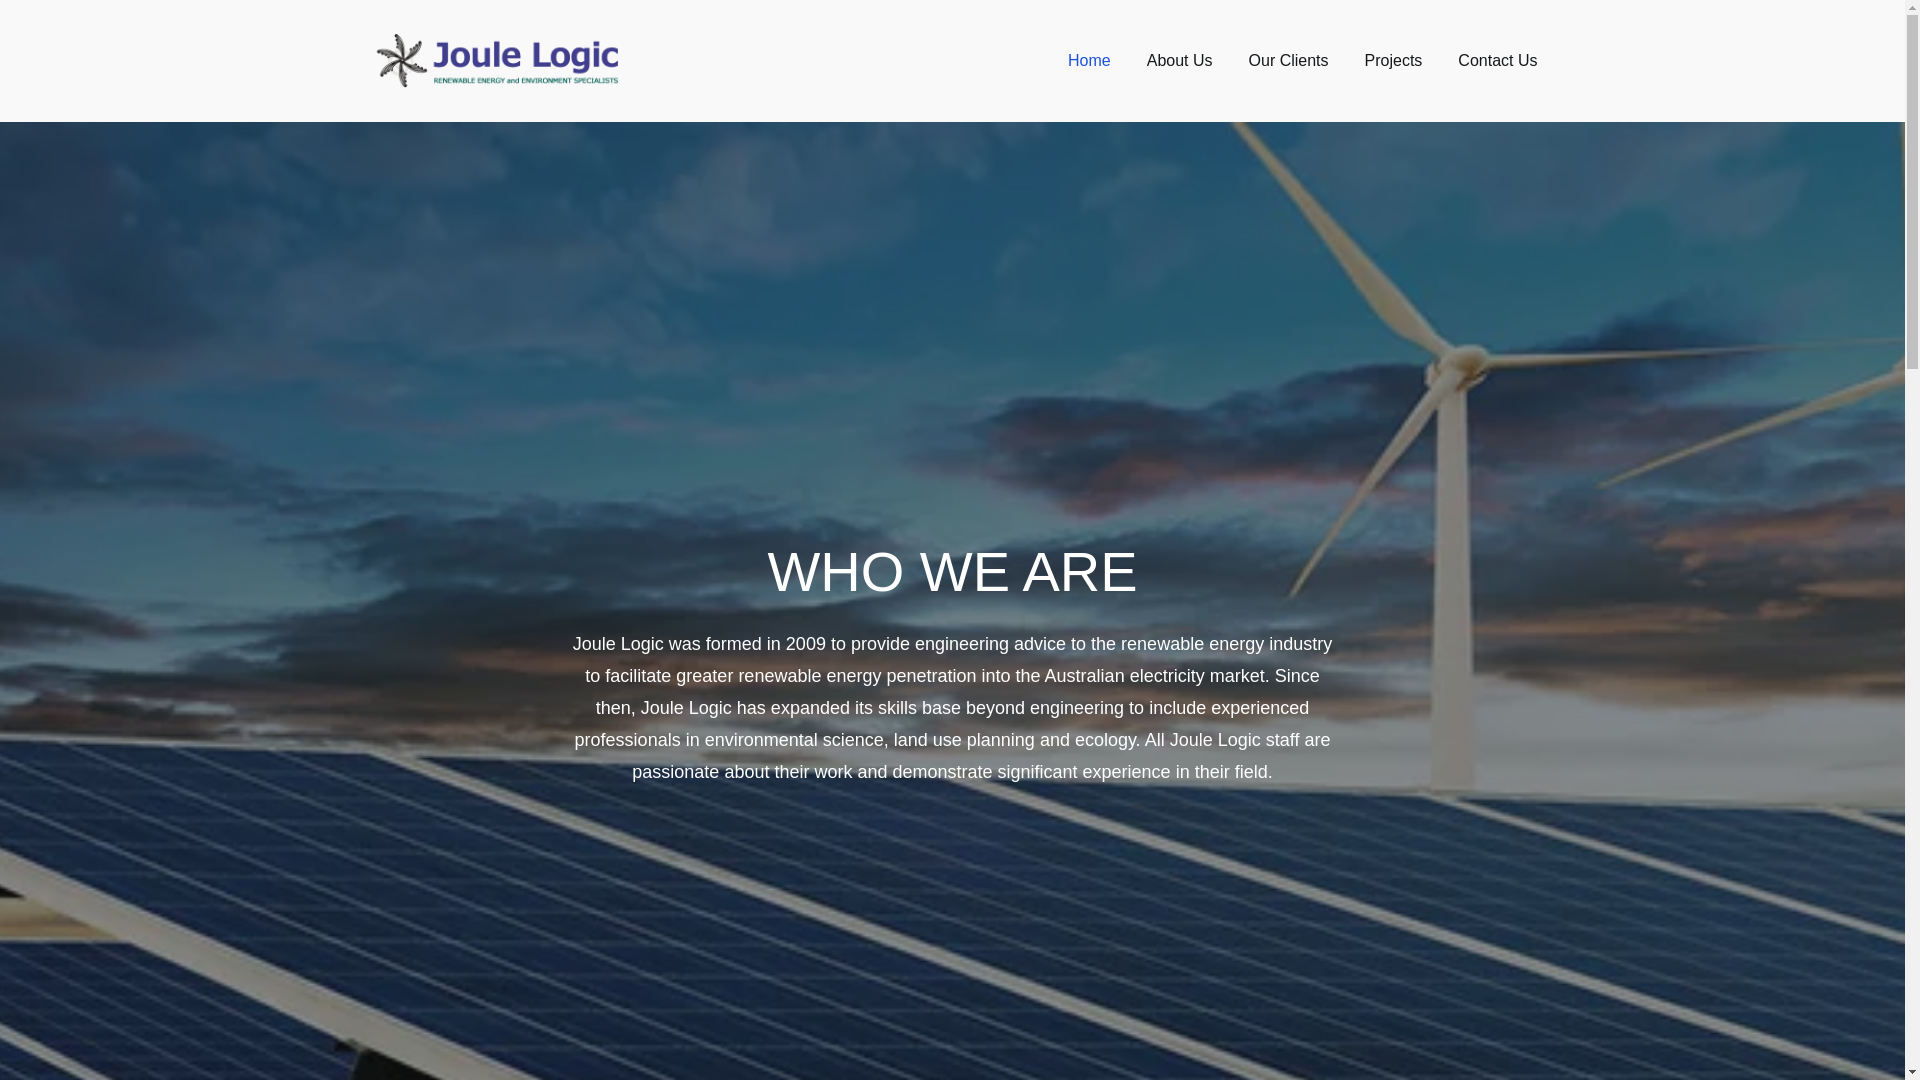  What do you see at coordinates (1289, 60) in the screenshot?
I see `'Our Clients'` at bounding box center [1289, 60].